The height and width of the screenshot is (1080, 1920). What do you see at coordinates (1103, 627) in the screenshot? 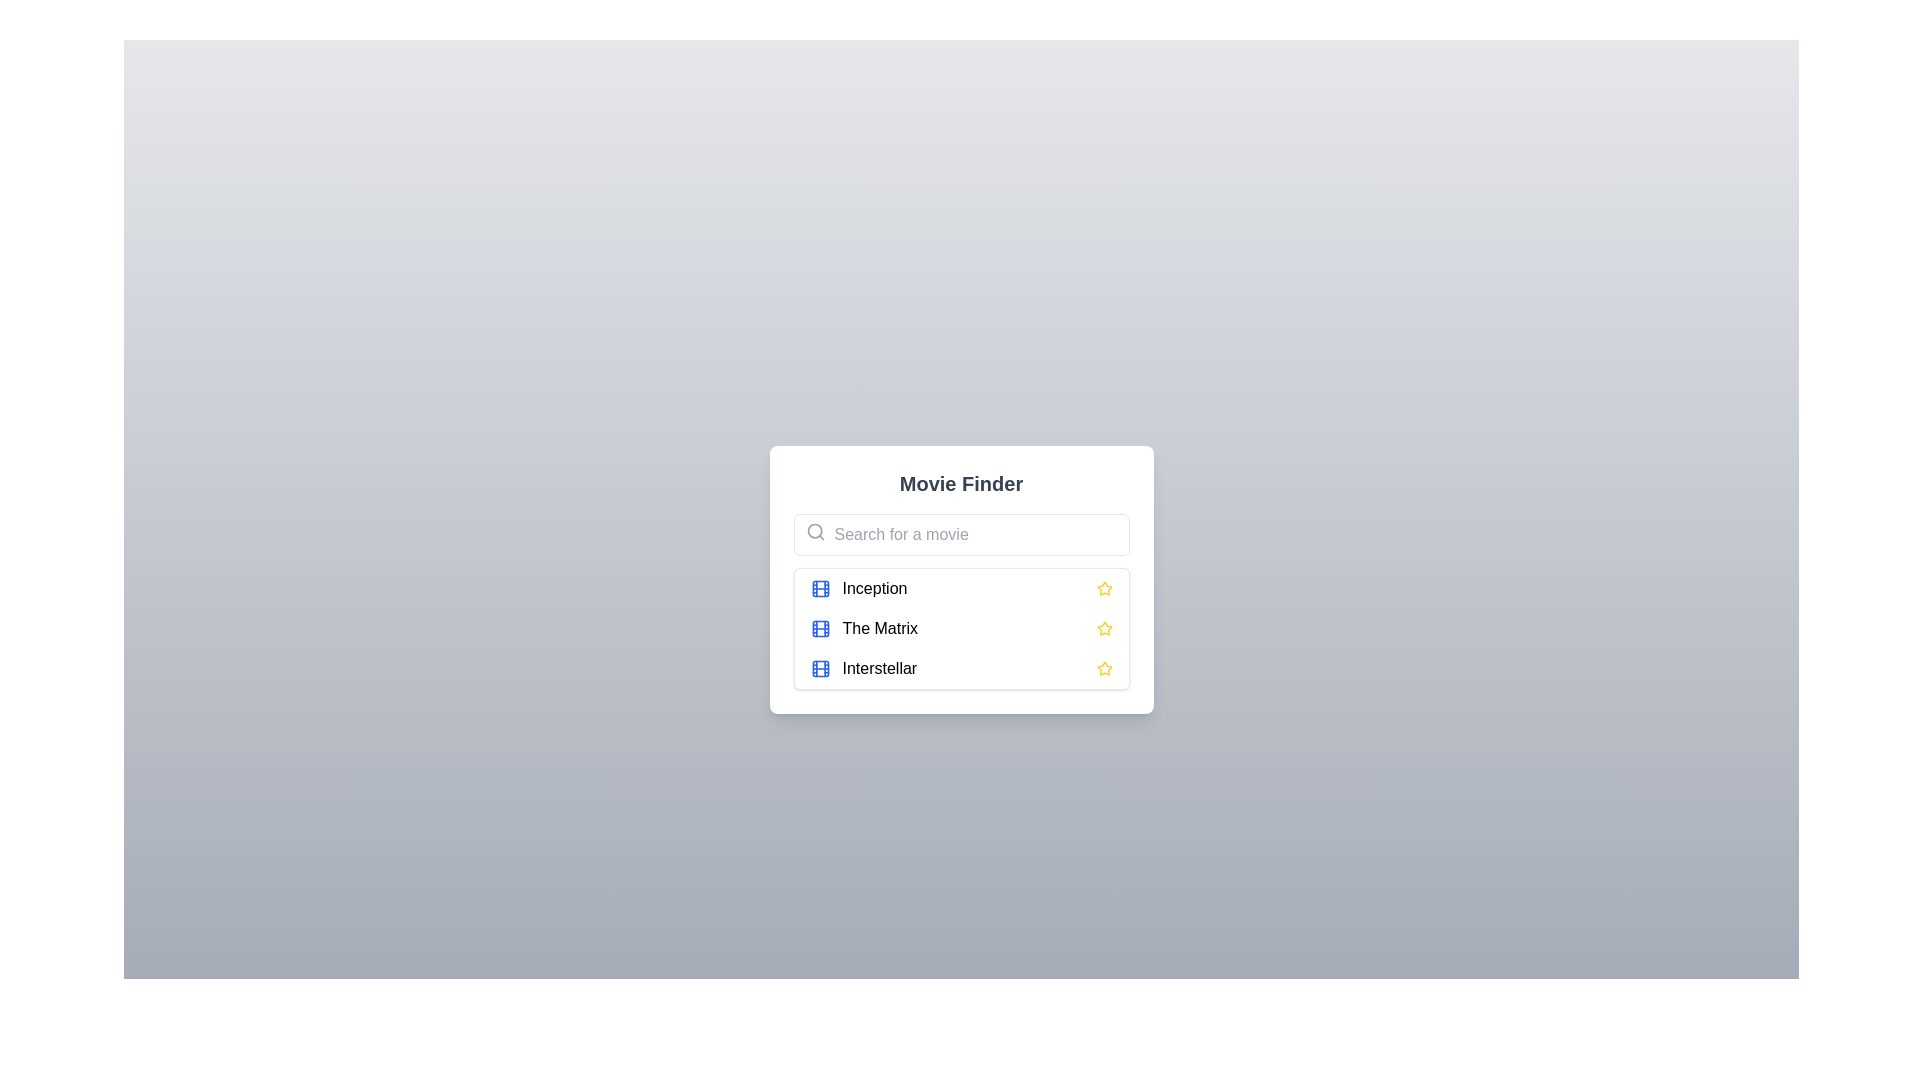
I see `the star icon with a yellow outline located on the right side of the row labeled 'The Matrix' to interact with it` at bounding box center [1103, 627].